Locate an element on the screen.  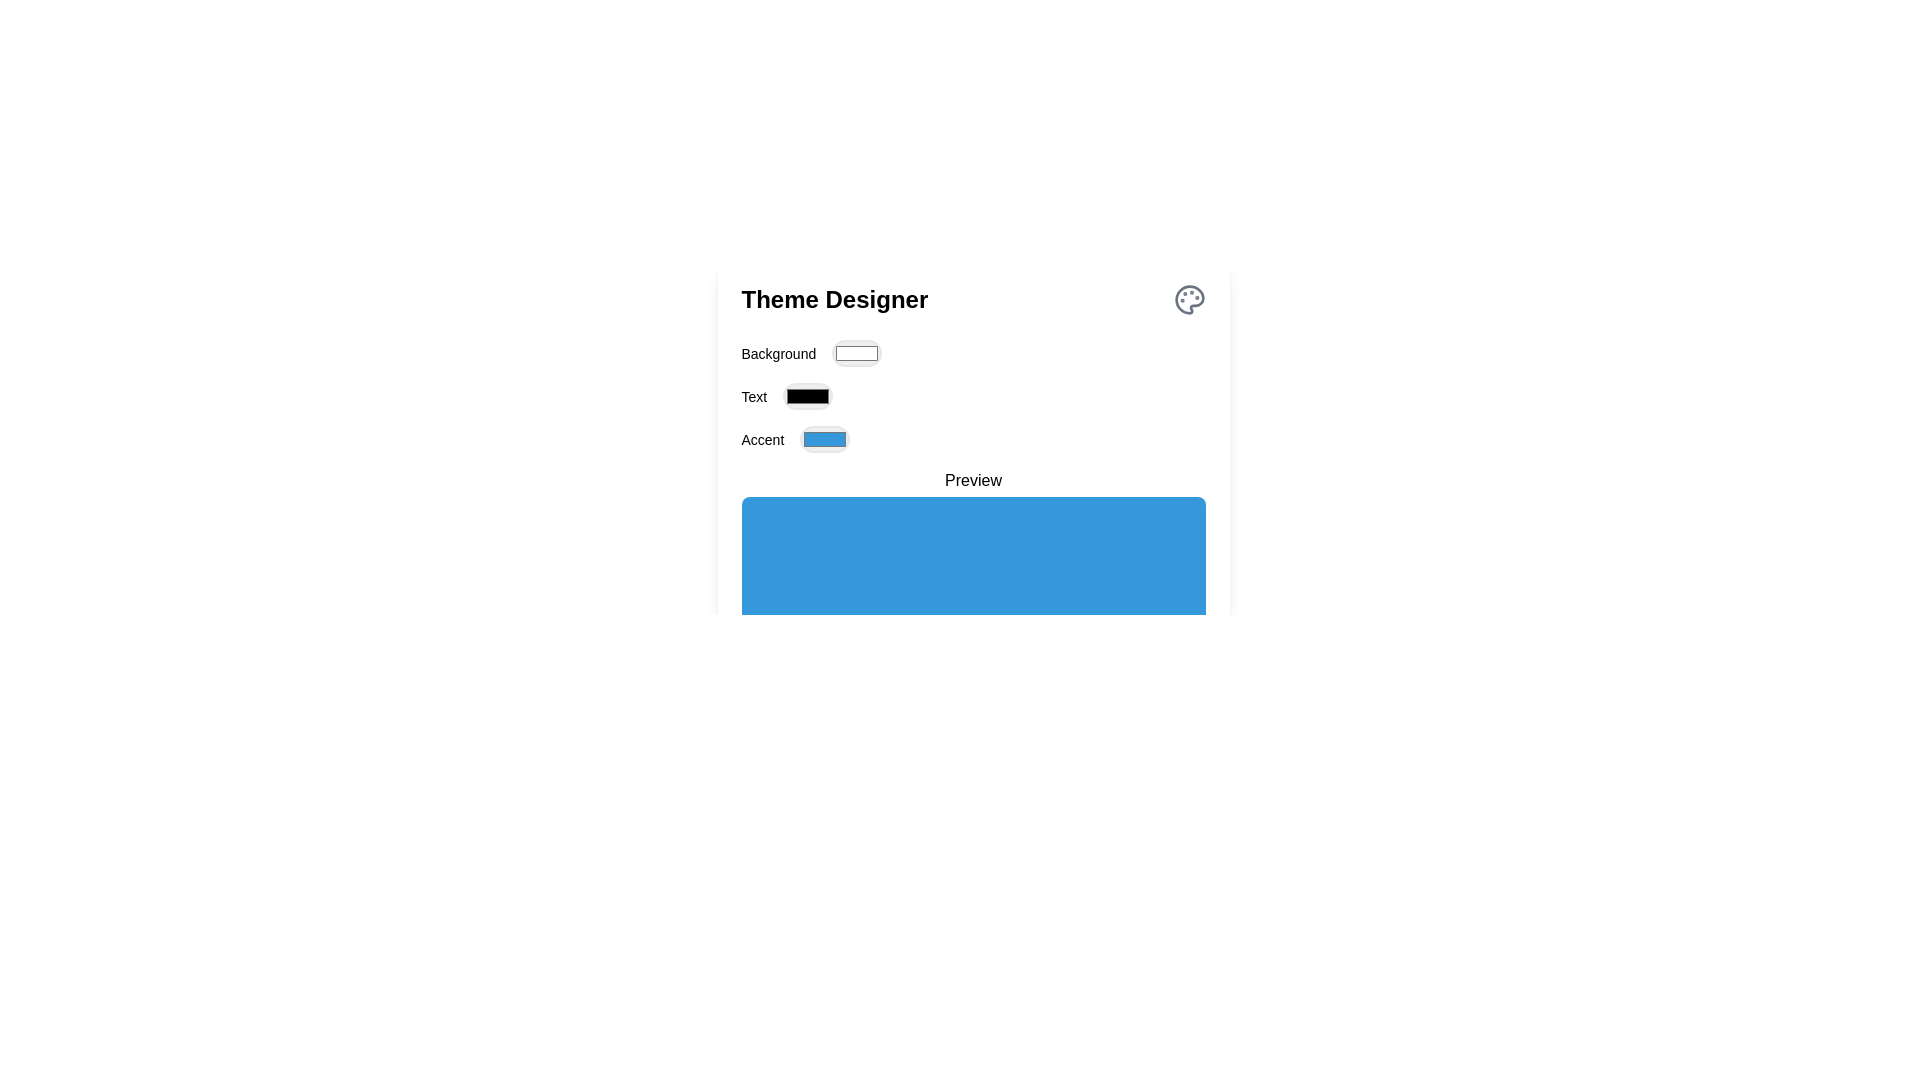
the label that serves as the title for the section above the blue area to check for additional information is located at coordinates (973, 481).